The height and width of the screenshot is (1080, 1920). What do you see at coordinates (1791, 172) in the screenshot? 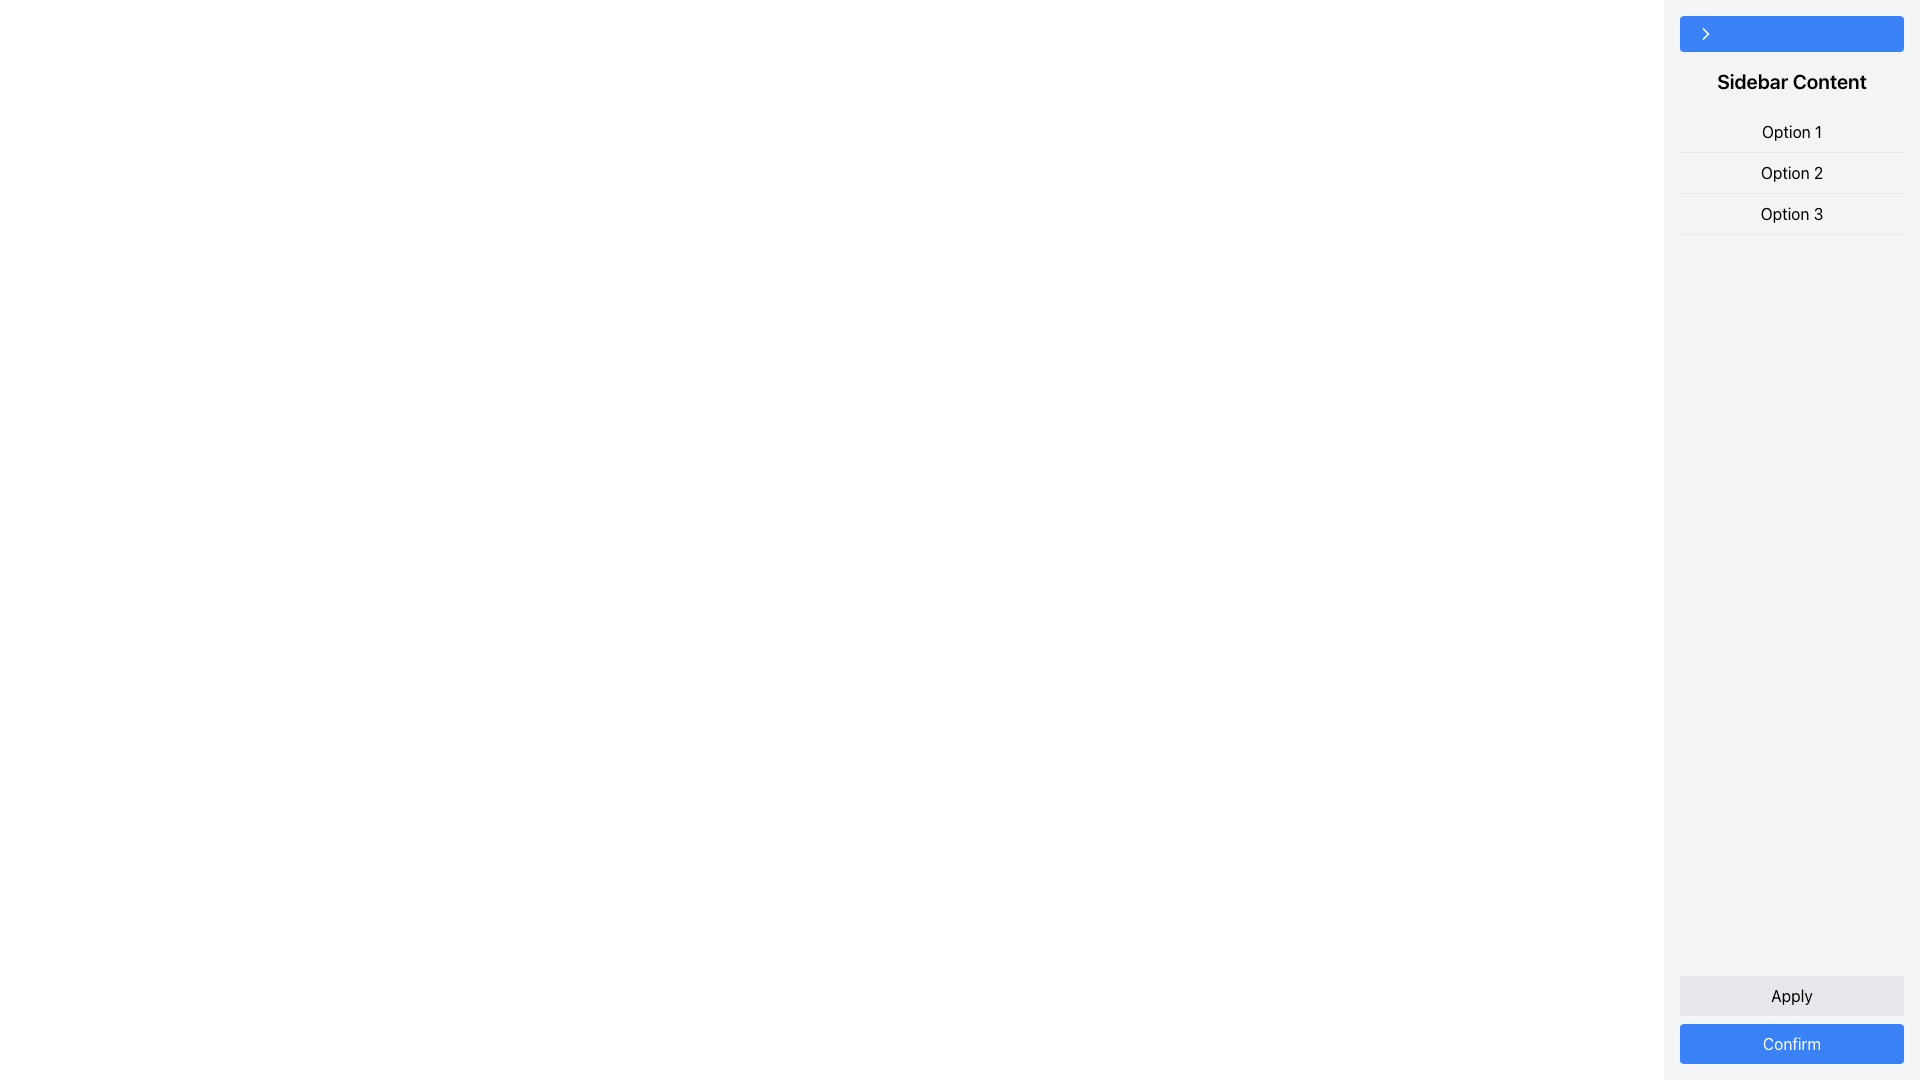
I see `the text item displaying 'Option 2'` at bounding box center [1791, 172].